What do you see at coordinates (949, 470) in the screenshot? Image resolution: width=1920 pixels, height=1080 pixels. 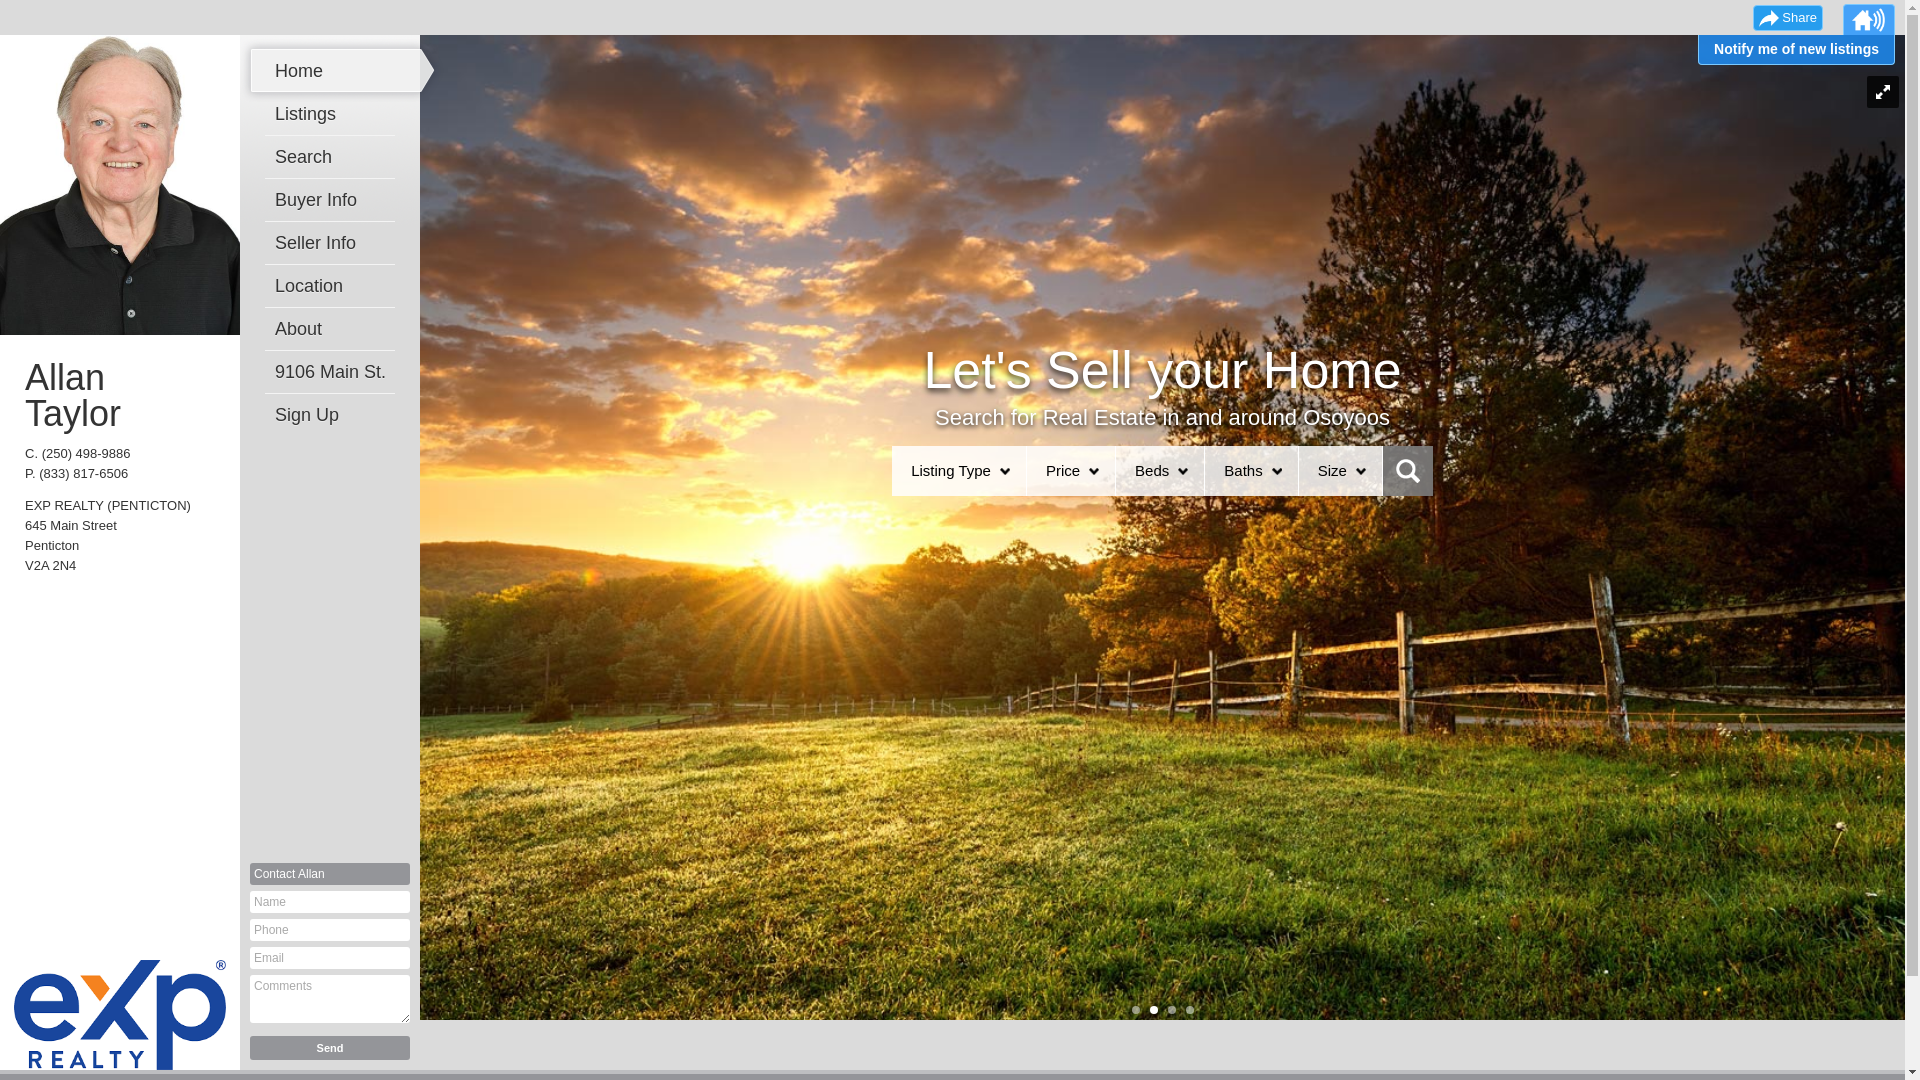 I see `'Listing Type'` at bounding box center [949, 470].